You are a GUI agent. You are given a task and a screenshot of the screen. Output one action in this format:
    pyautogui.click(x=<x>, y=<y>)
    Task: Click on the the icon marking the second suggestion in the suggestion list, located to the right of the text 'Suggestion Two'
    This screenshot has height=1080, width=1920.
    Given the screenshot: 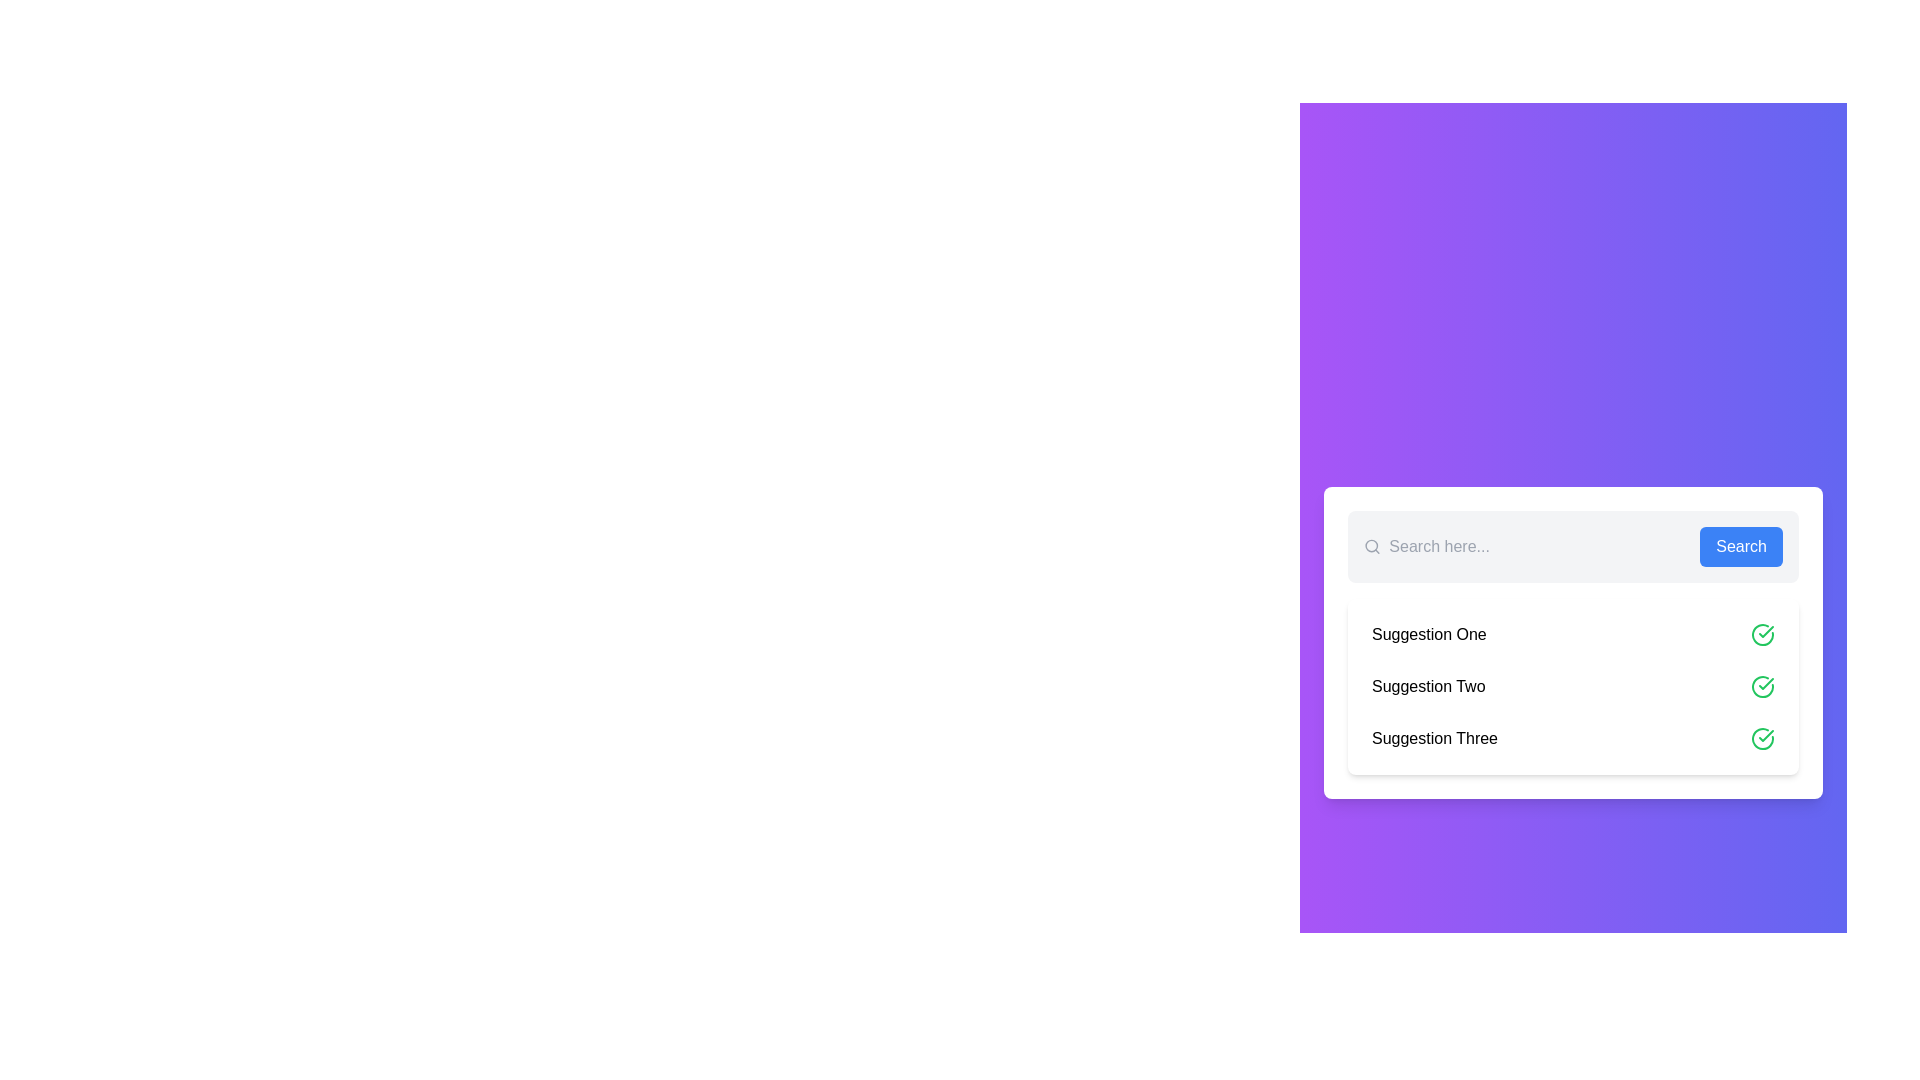 What is the action you would take?
    pyautogui.click(x=1766, y=632)
    